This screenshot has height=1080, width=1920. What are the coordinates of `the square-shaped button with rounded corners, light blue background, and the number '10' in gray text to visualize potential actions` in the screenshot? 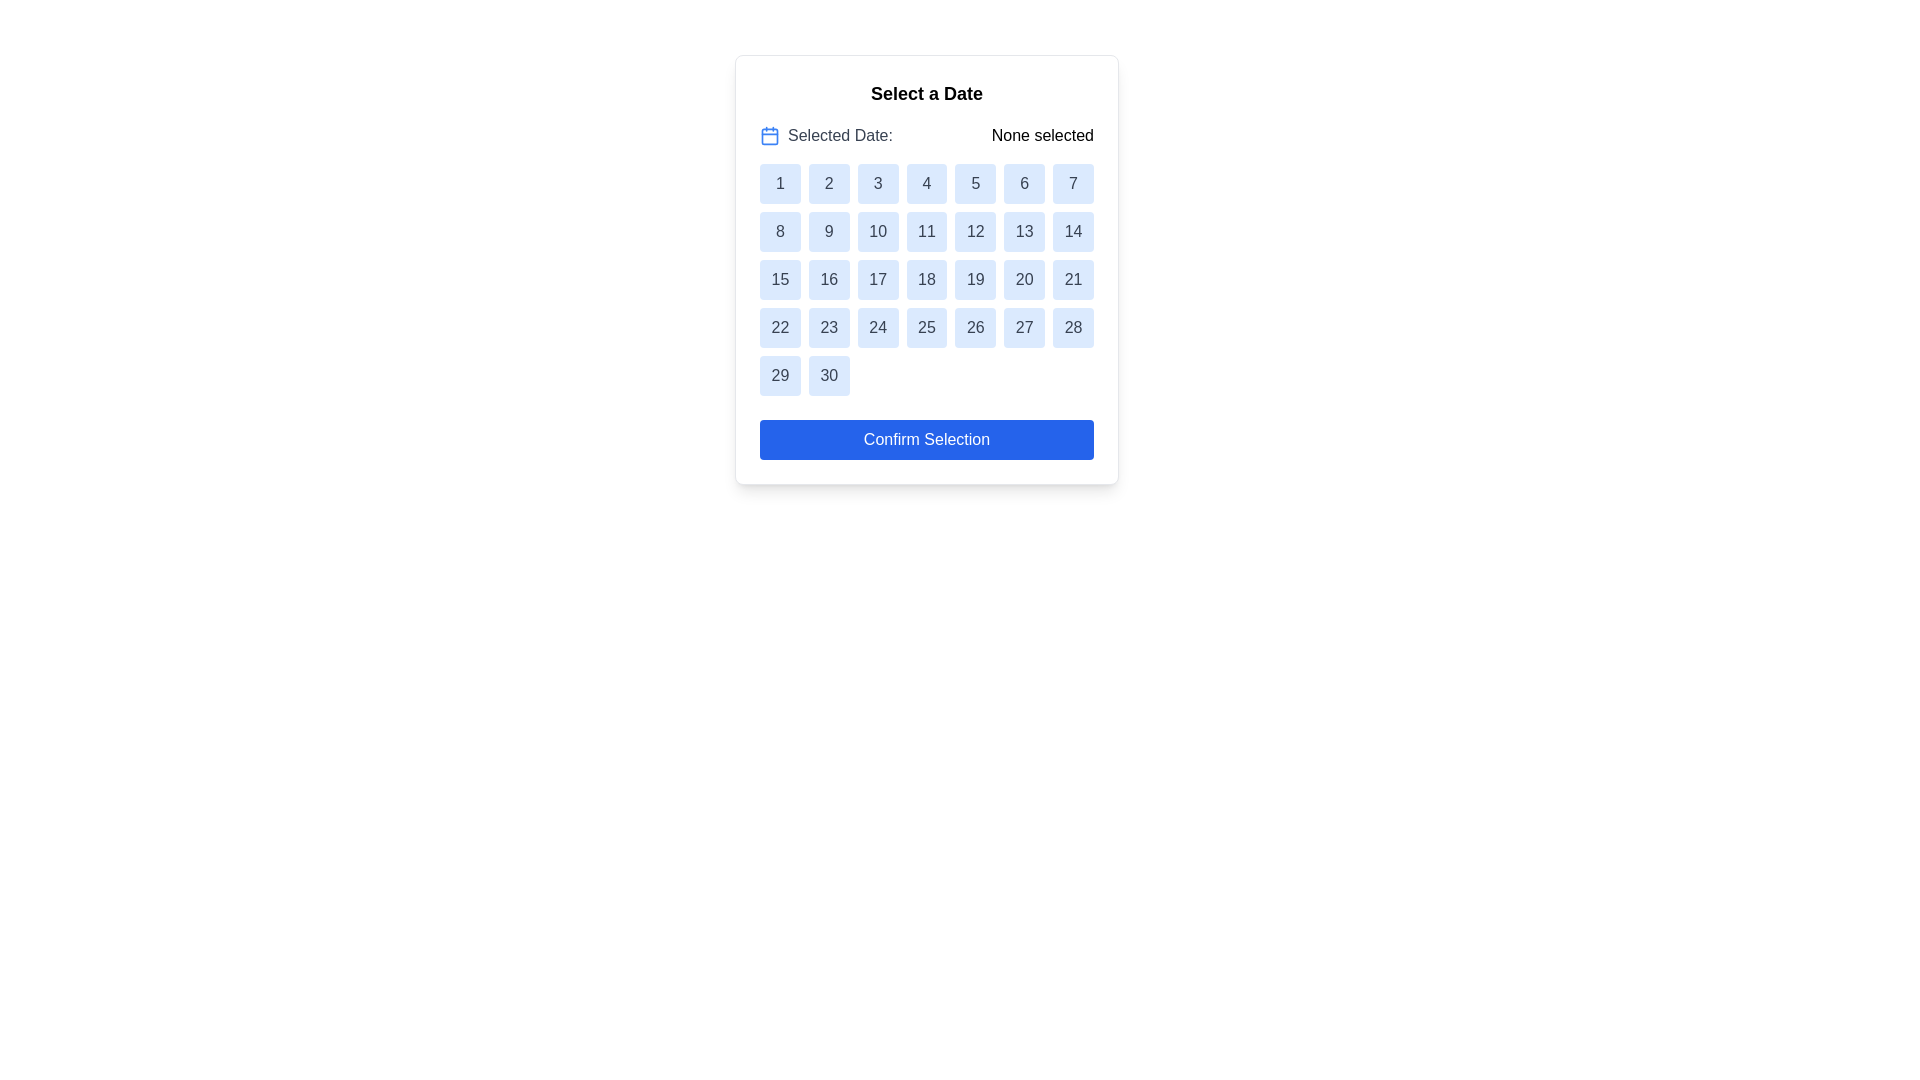 It's located at (878, 230).